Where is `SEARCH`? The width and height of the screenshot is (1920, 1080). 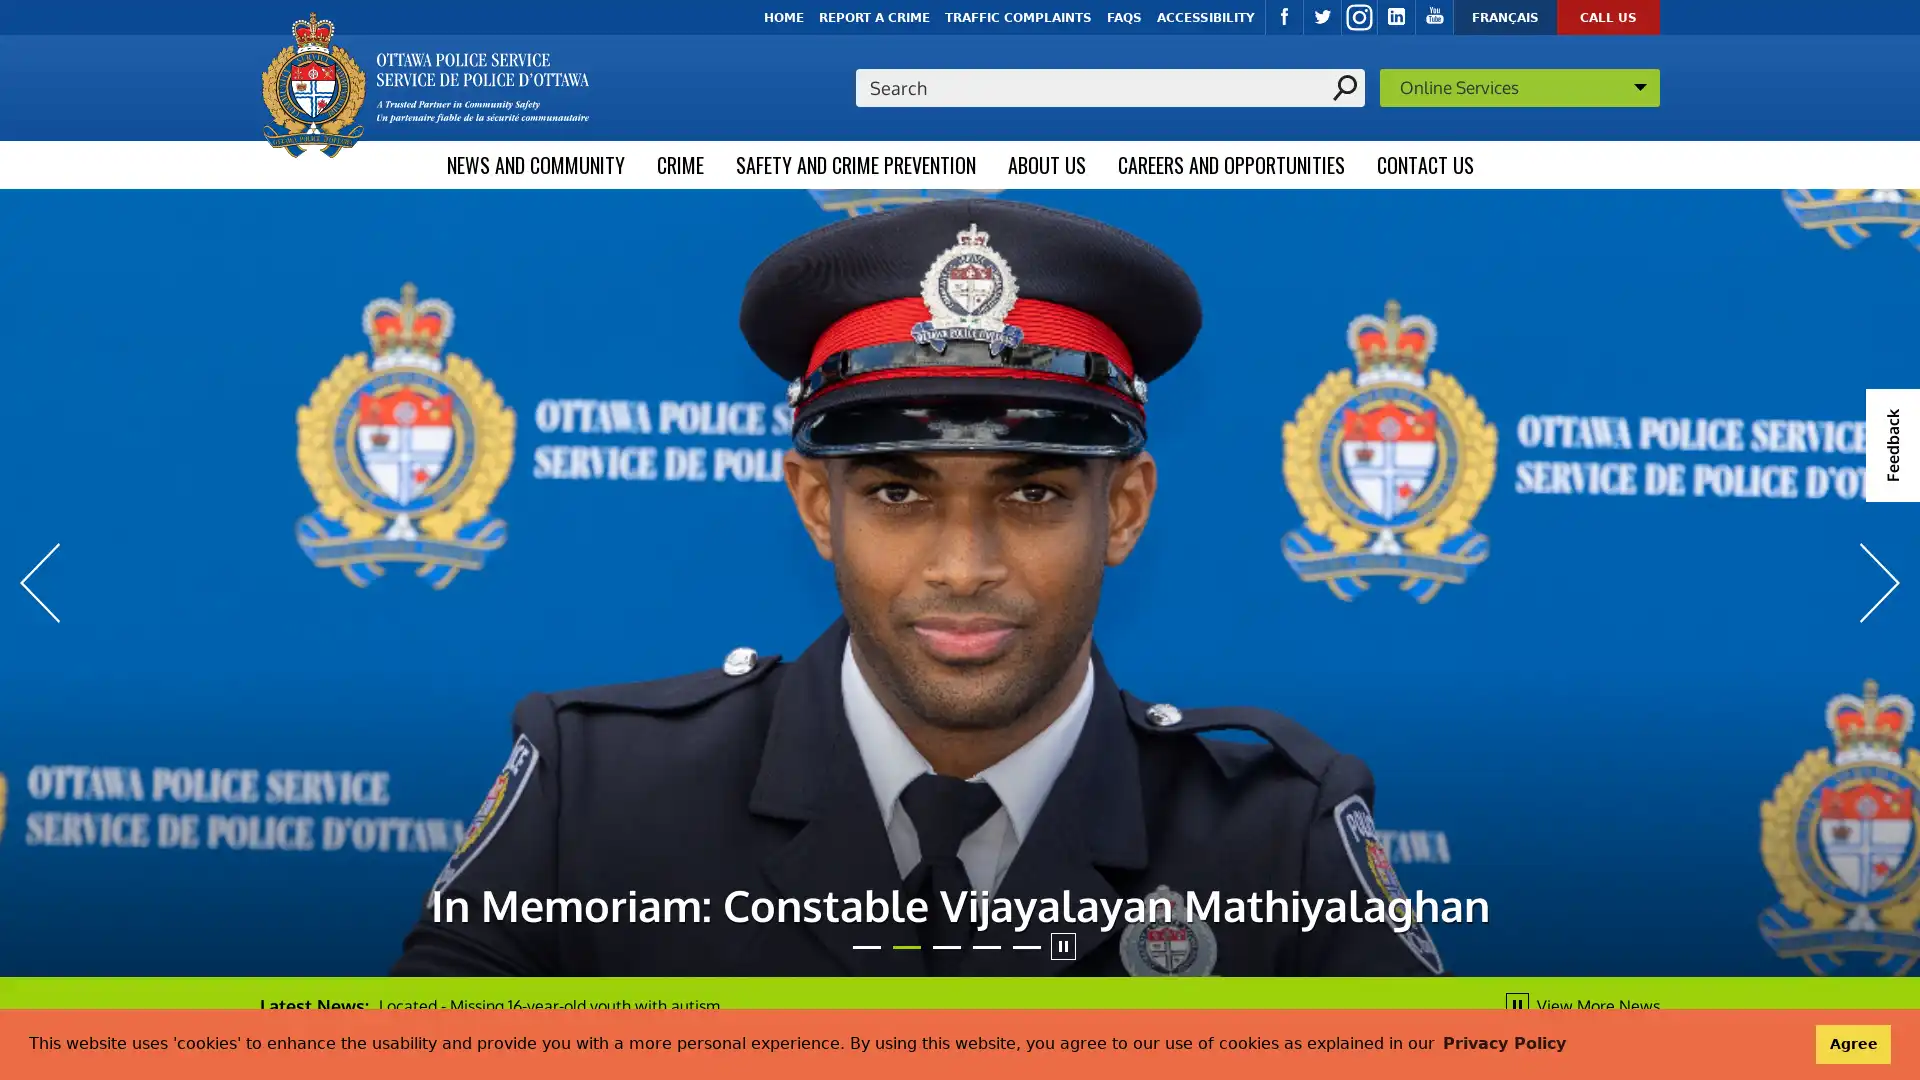
SEARCH is located at coordinates (1344, 86).